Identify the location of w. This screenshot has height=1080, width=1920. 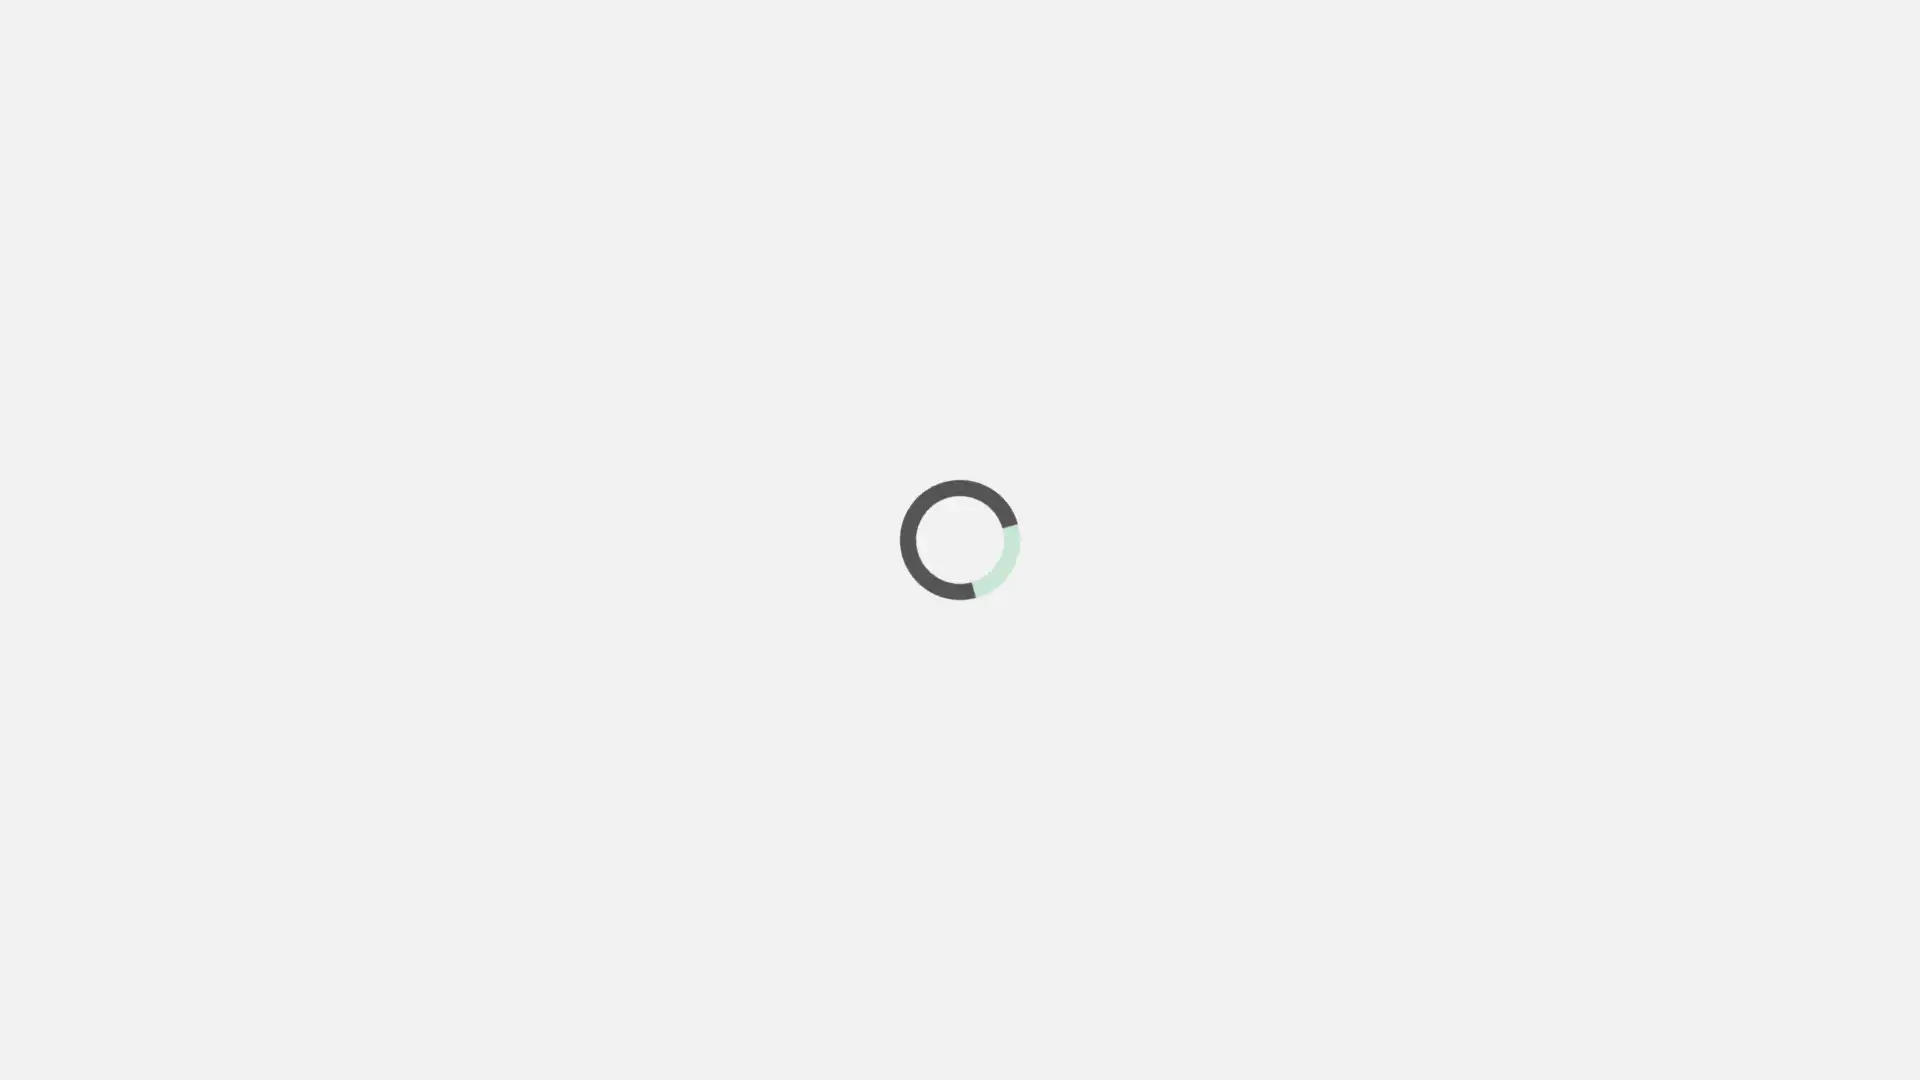
(1872, 75).